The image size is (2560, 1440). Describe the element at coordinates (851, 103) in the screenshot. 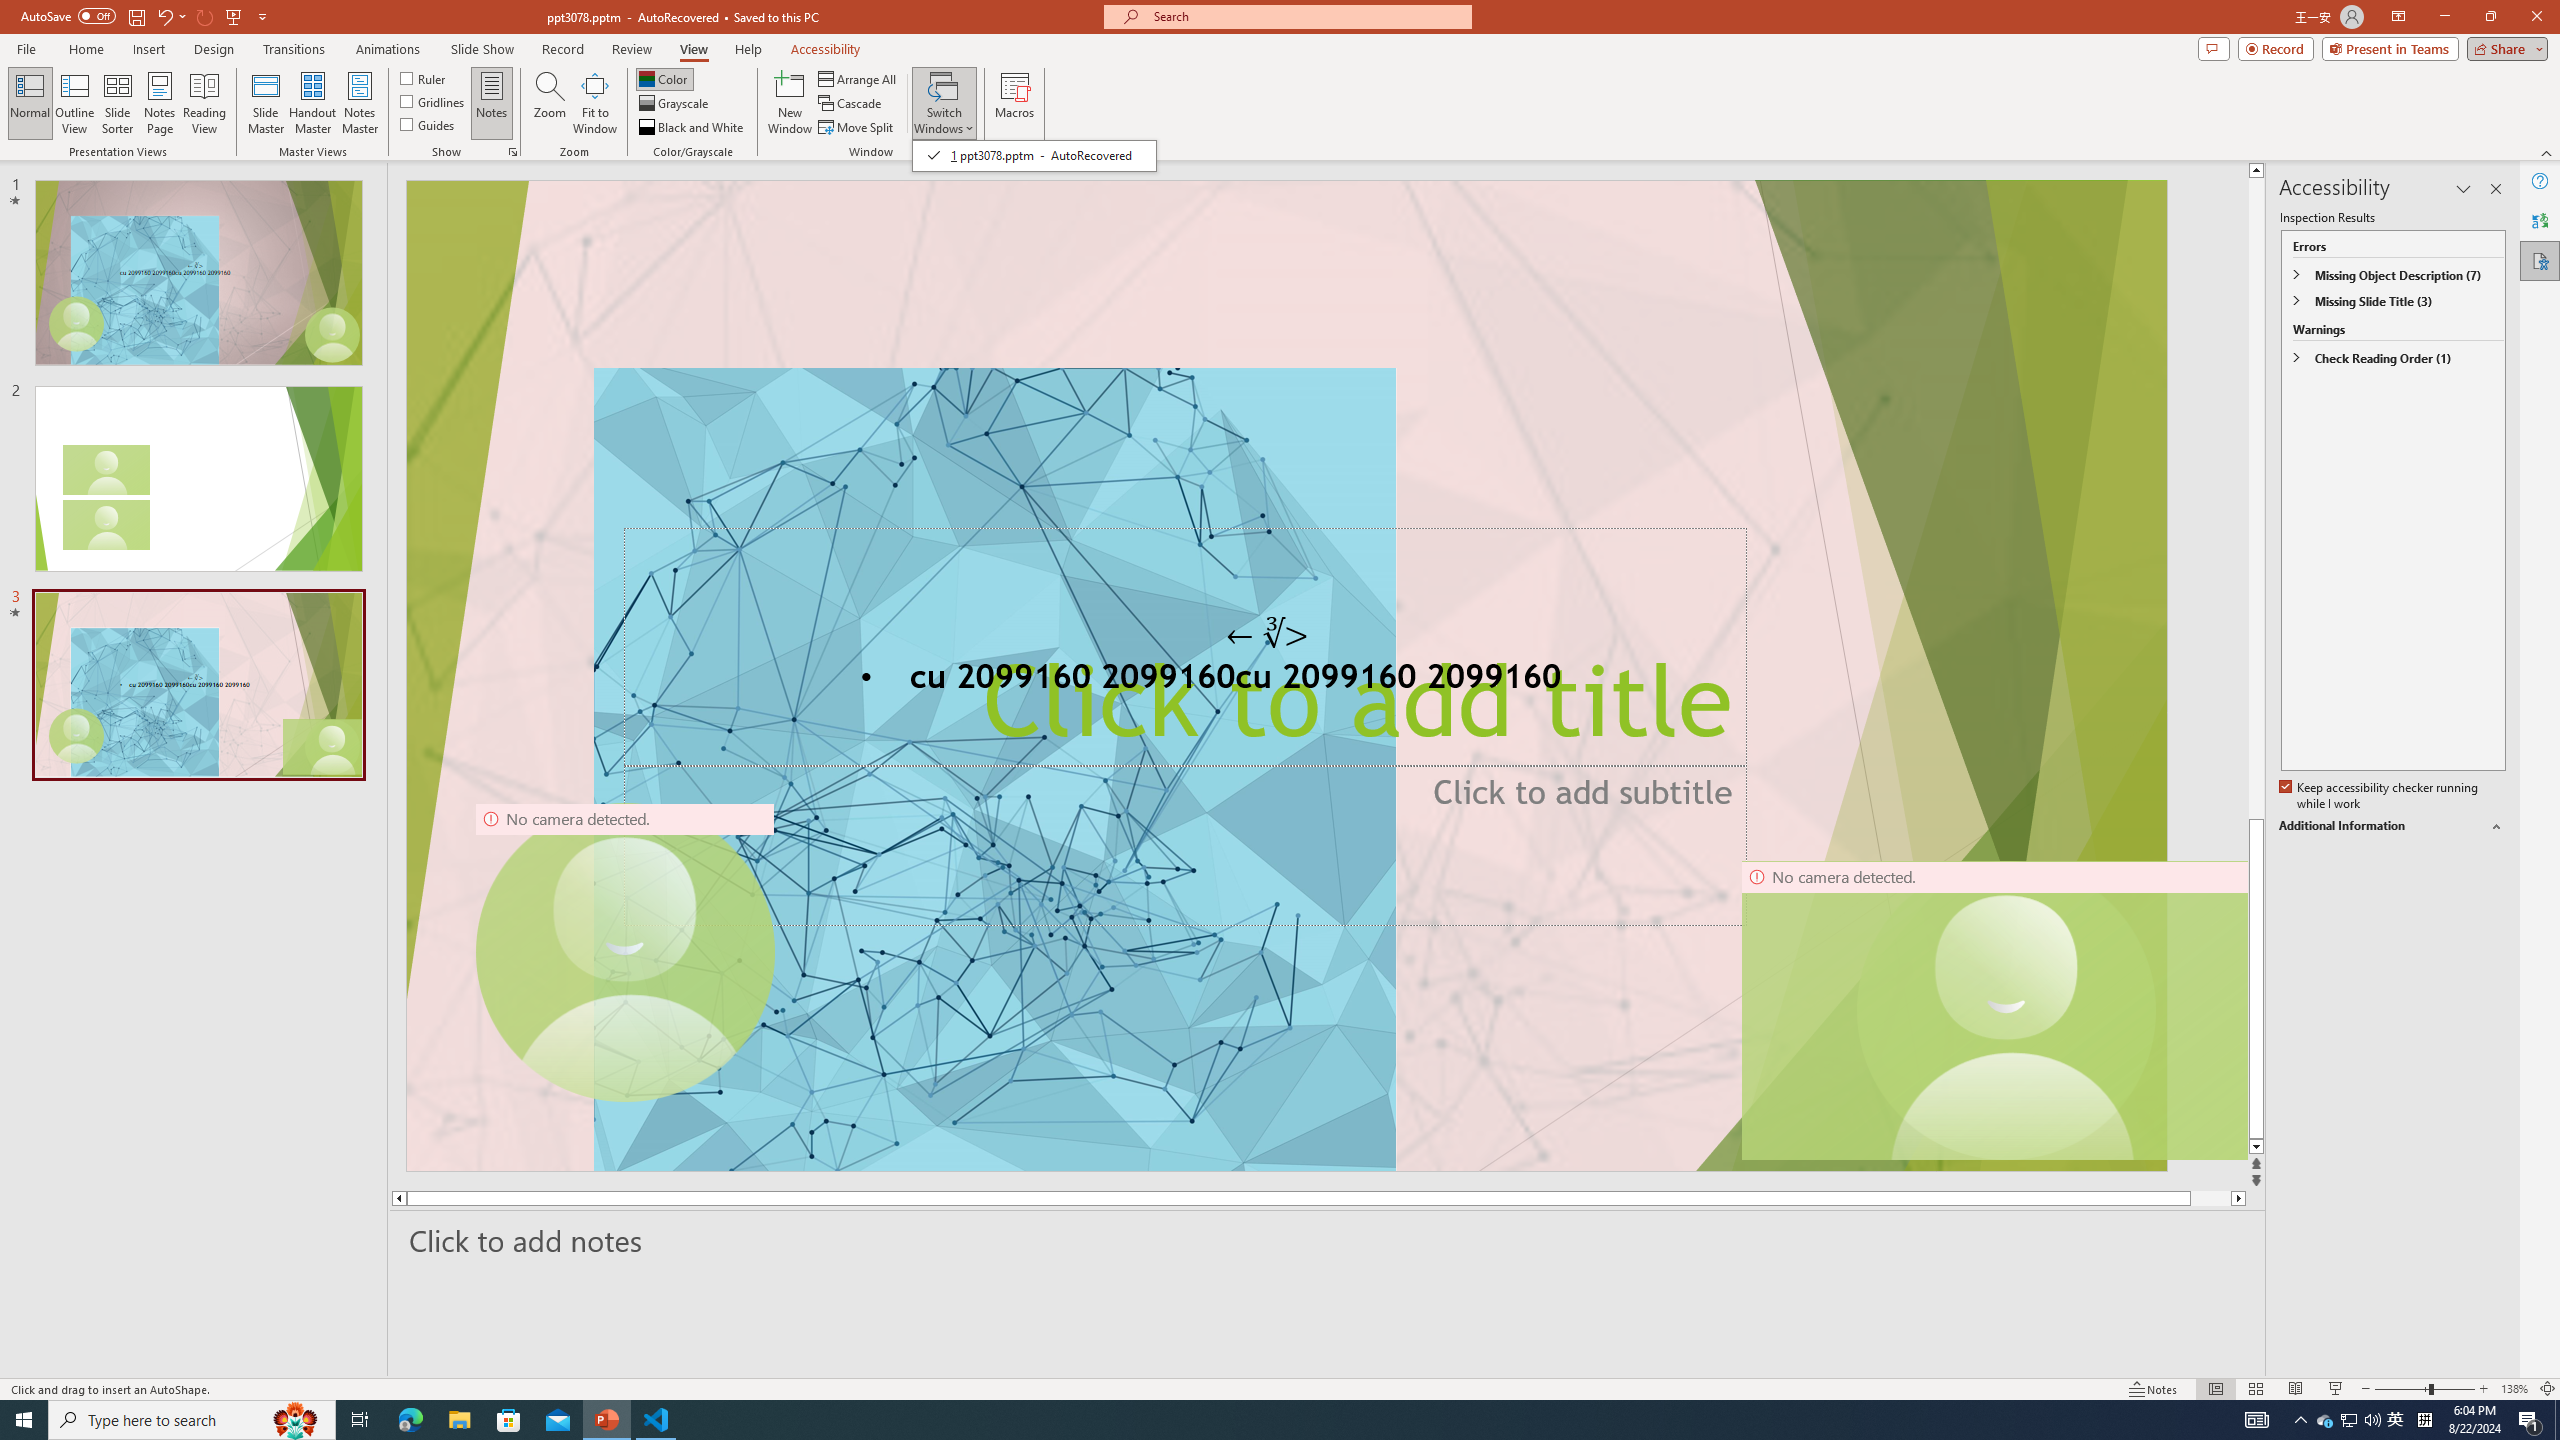

I see `'Cascade'` at that location.